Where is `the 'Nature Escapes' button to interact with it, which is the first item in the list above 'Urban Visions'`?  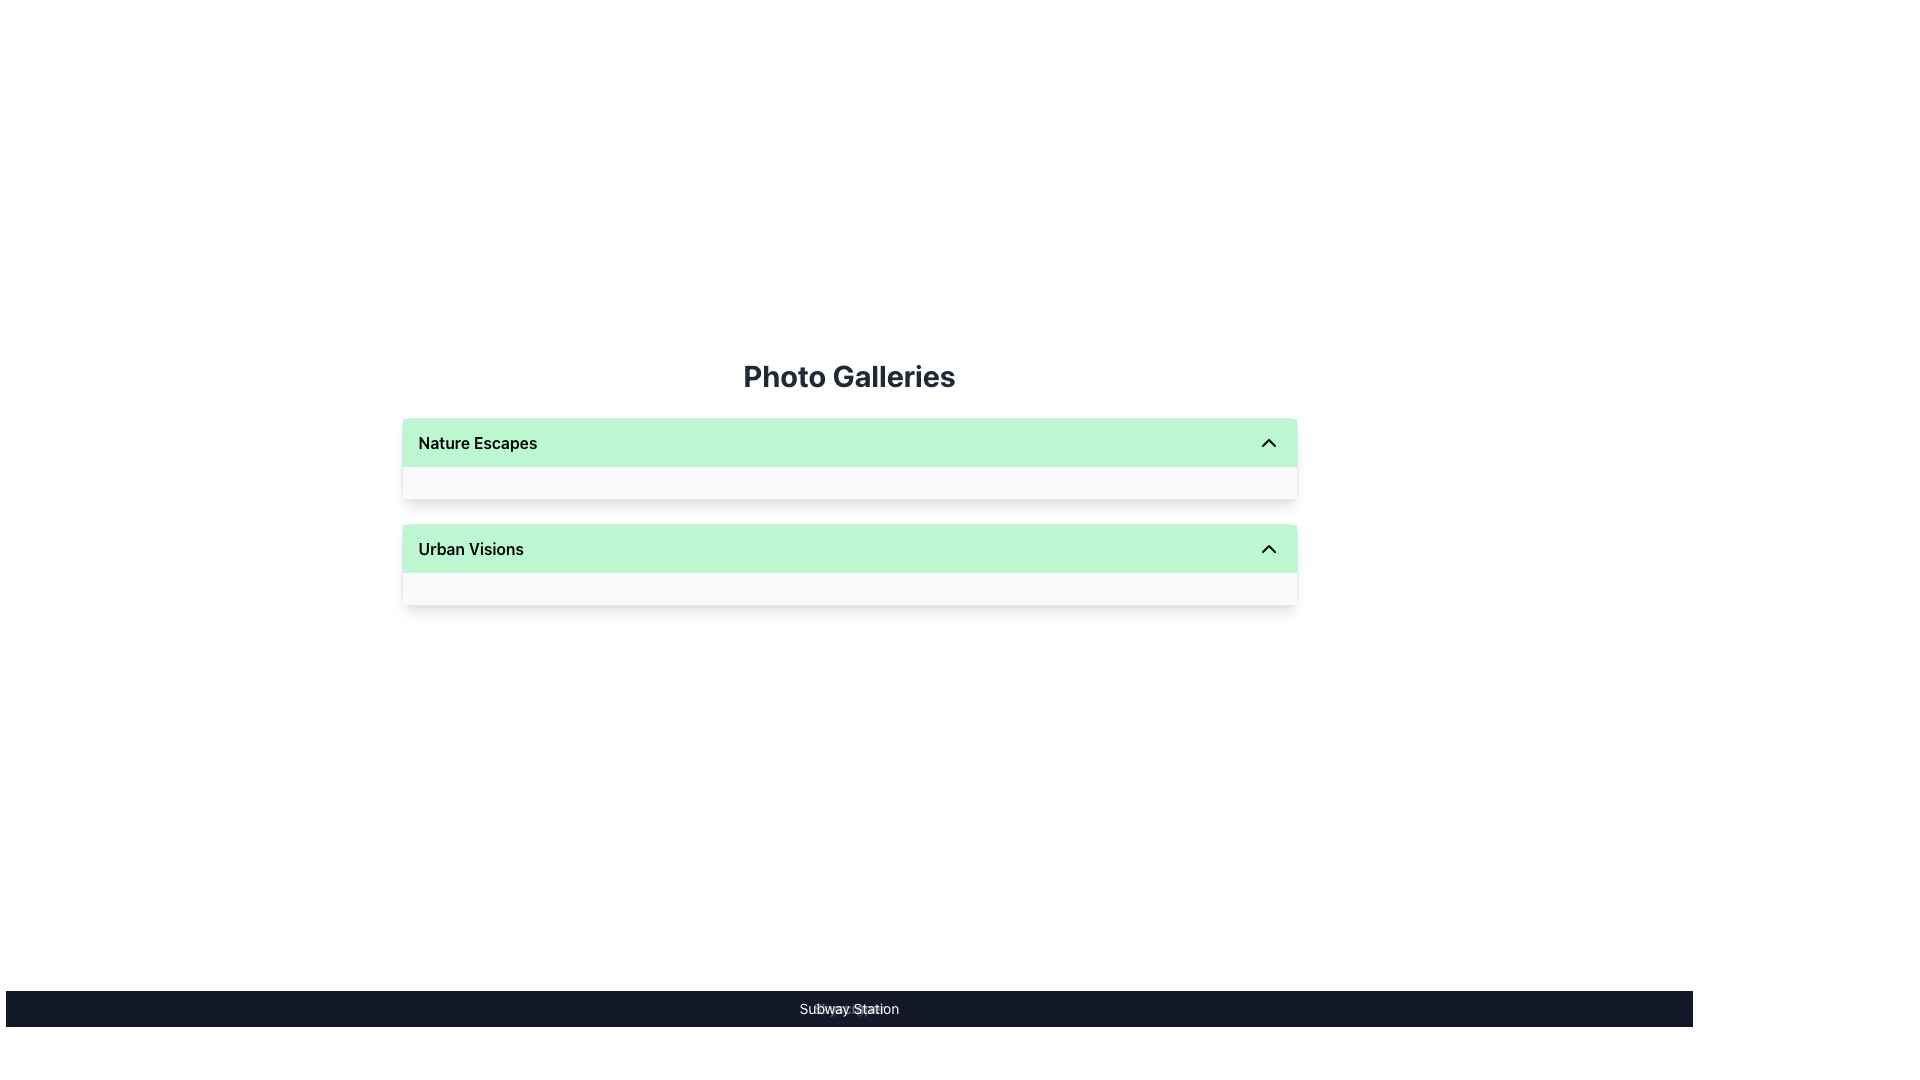
the 'Nature Escapes' button to interact with it, which is the first item in the list above 'Urban Visions' is located at coordinates (849, 442).